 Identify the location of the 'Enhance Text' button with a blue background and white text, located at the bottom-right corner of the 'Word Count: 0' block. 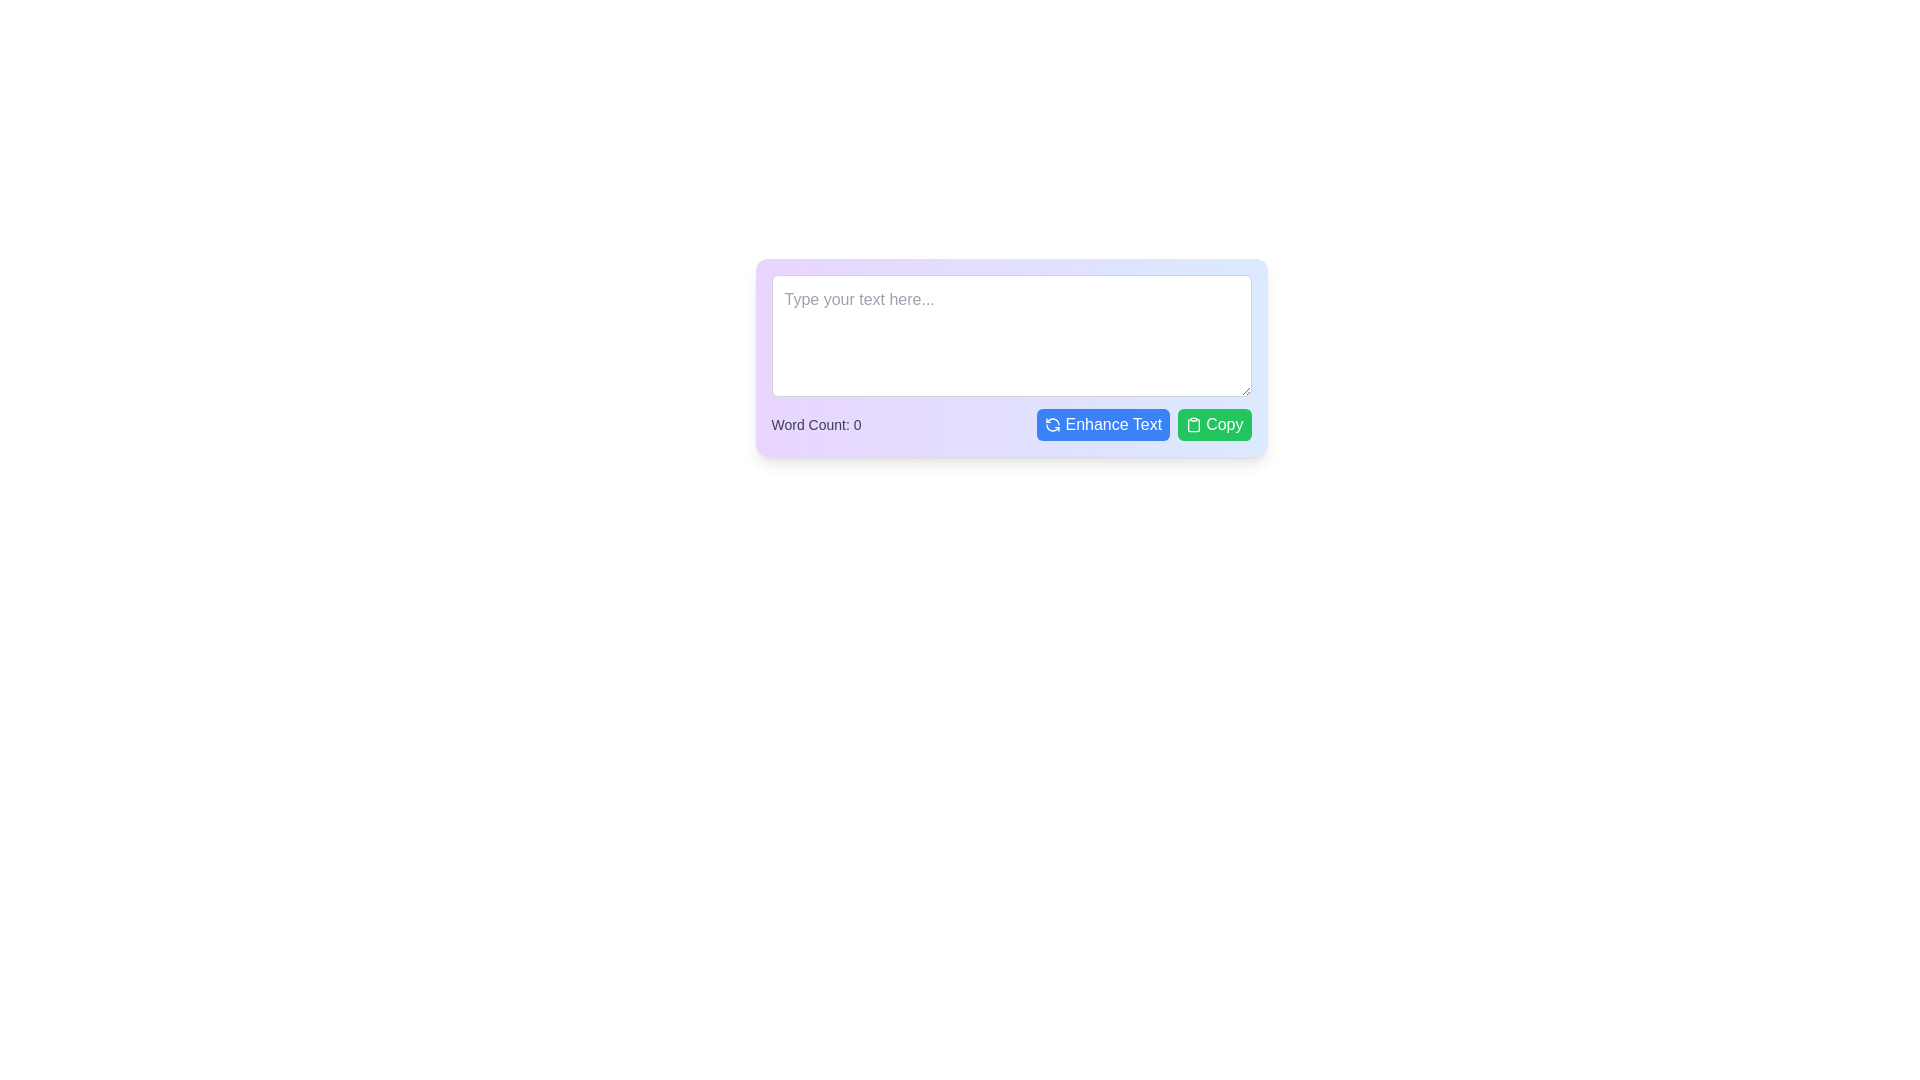
(1144, 423).